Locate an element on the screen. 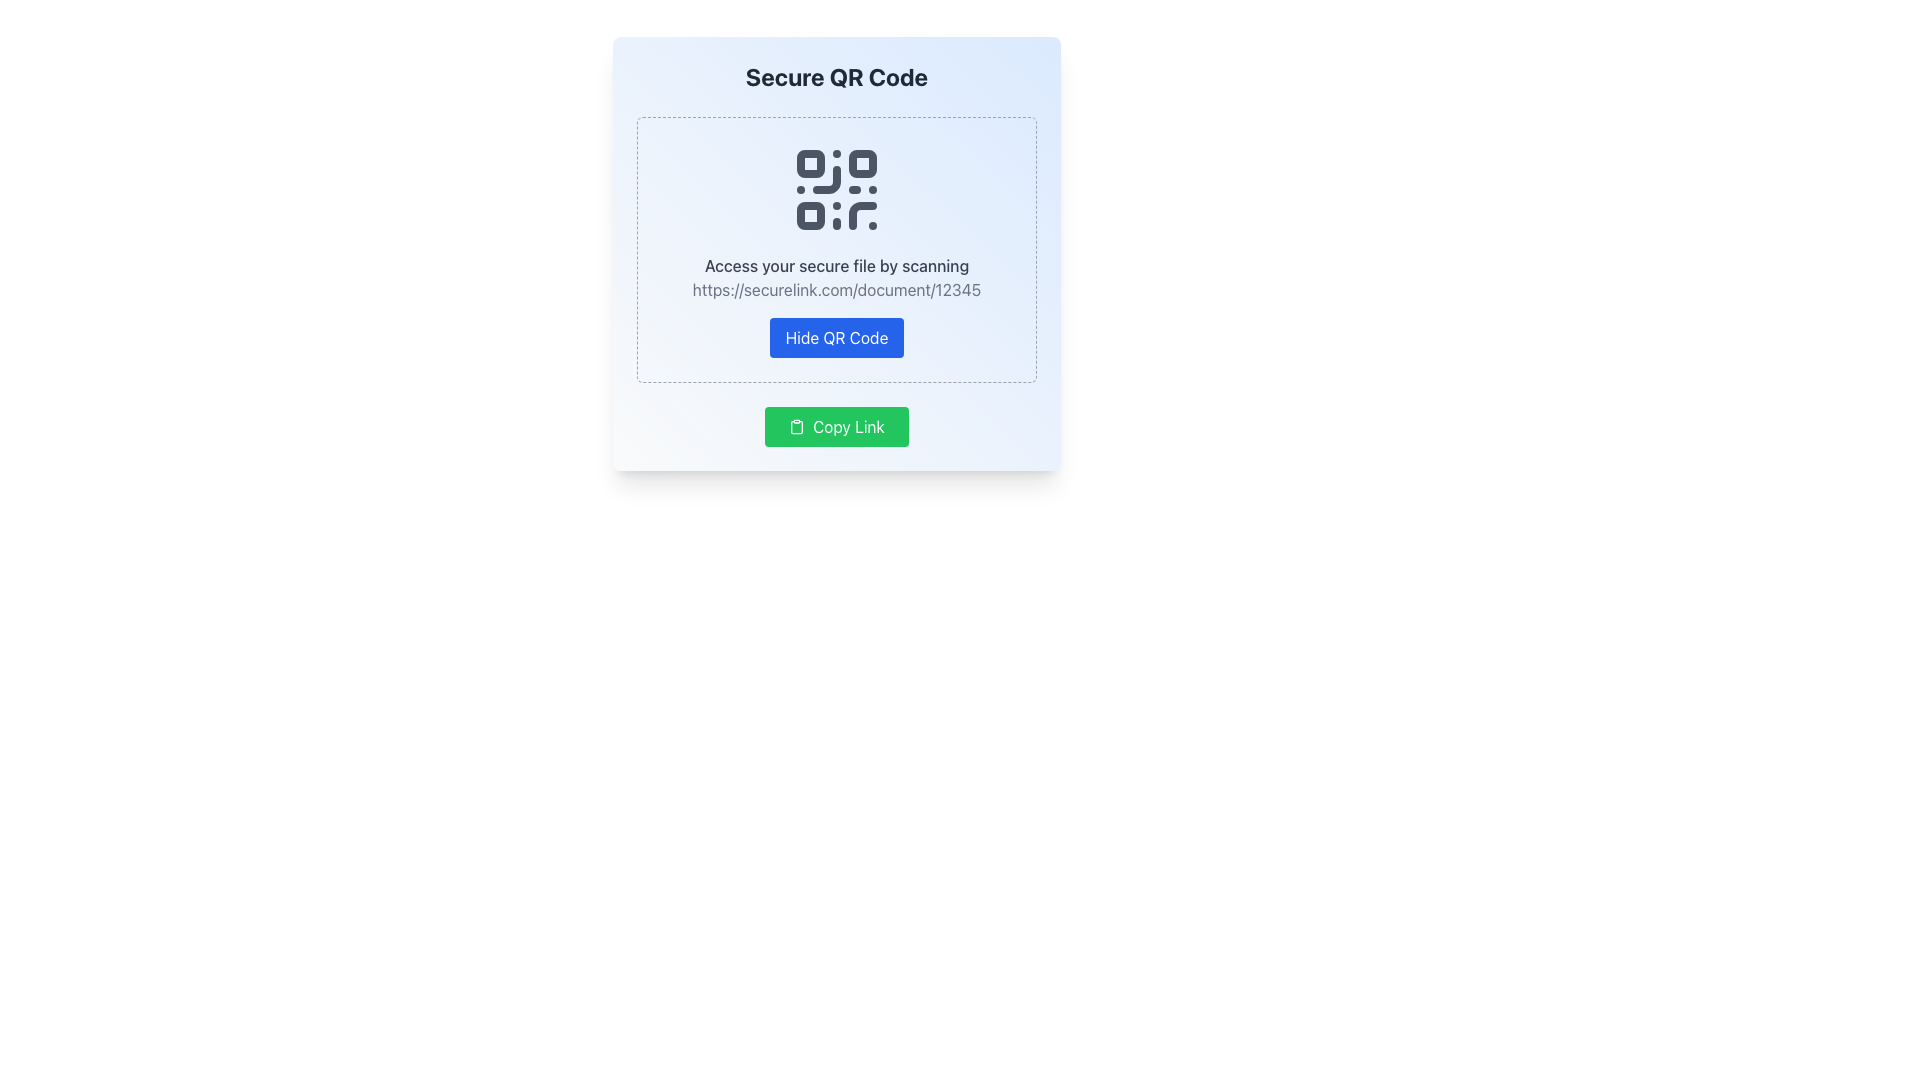 The image size is (1920, 1080). the Static URL text element located beneath 'Access your secure file by scanning', which serves as a clickable link is located at coordinates (836, 289).